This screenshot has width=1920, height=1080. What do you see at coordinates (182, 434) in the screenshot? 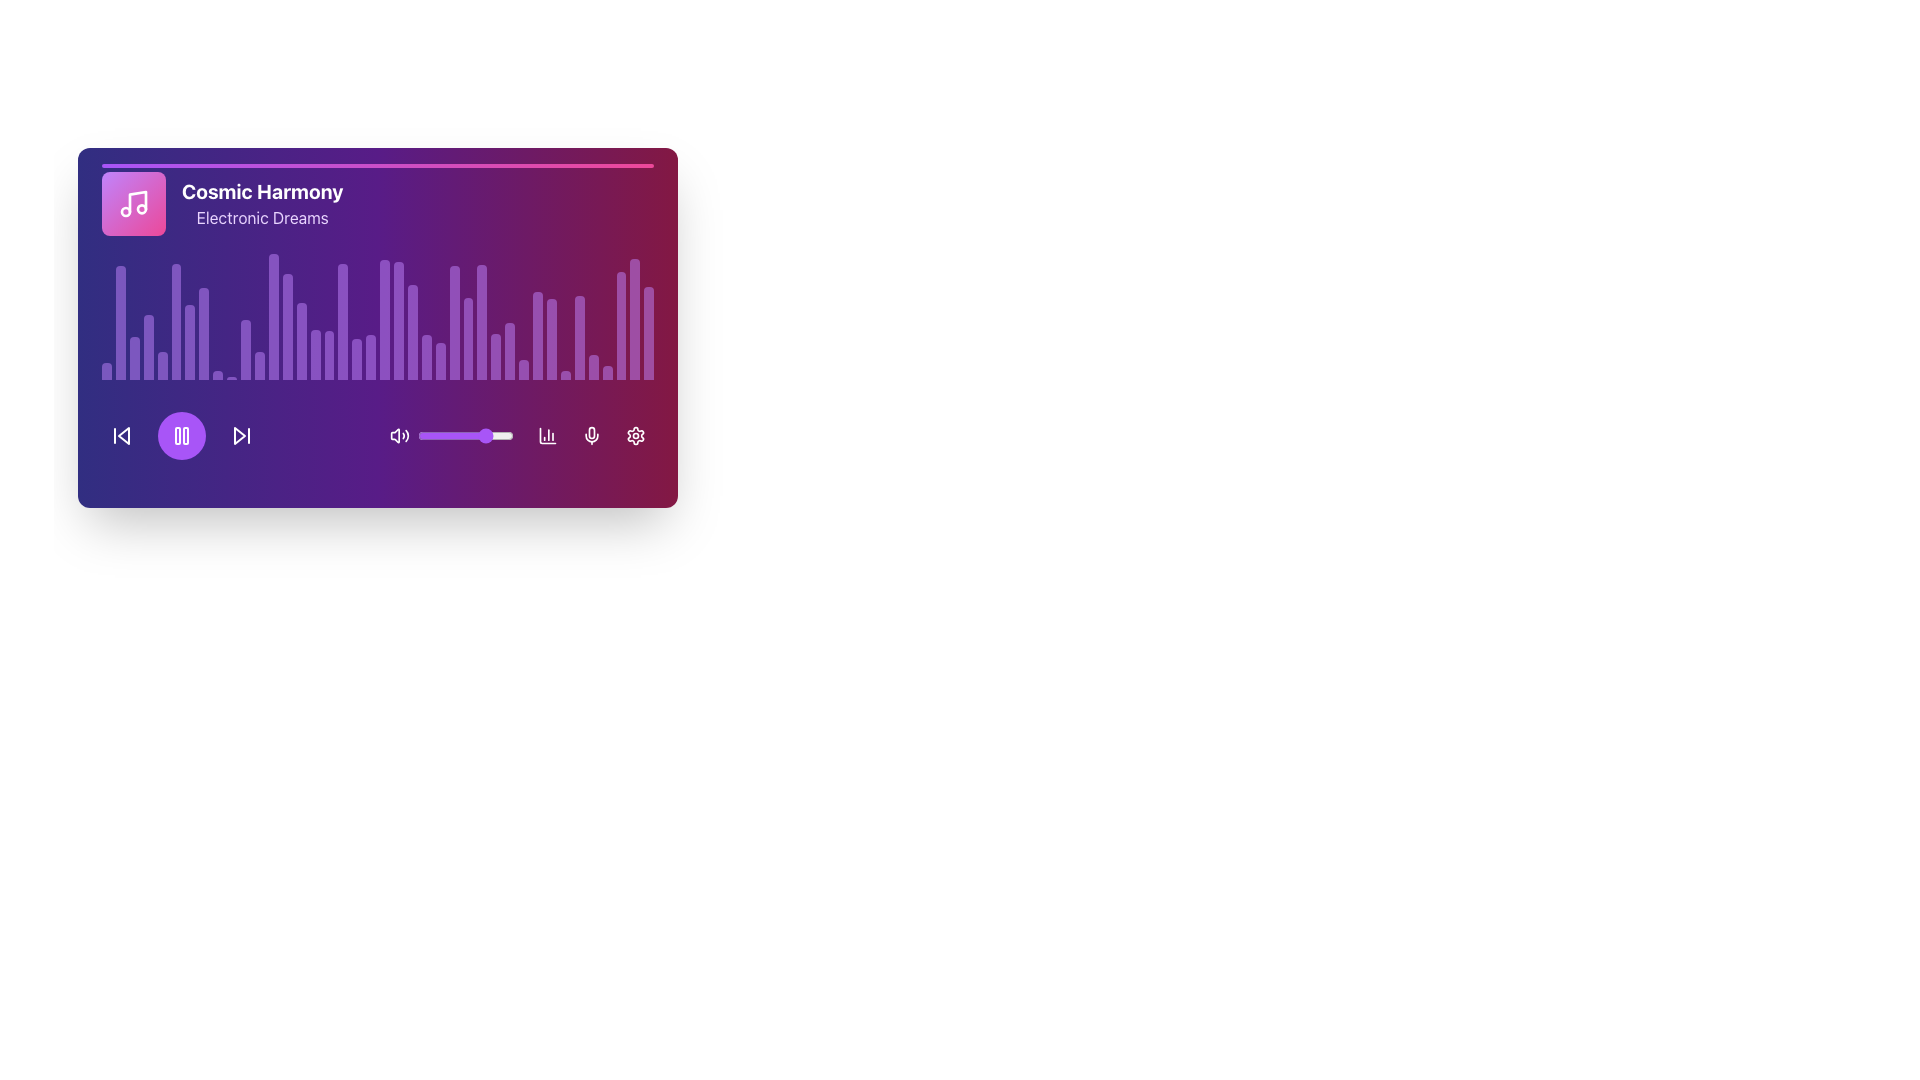
I see `the pause button in the media control panel` at bounding box center [182, 434].